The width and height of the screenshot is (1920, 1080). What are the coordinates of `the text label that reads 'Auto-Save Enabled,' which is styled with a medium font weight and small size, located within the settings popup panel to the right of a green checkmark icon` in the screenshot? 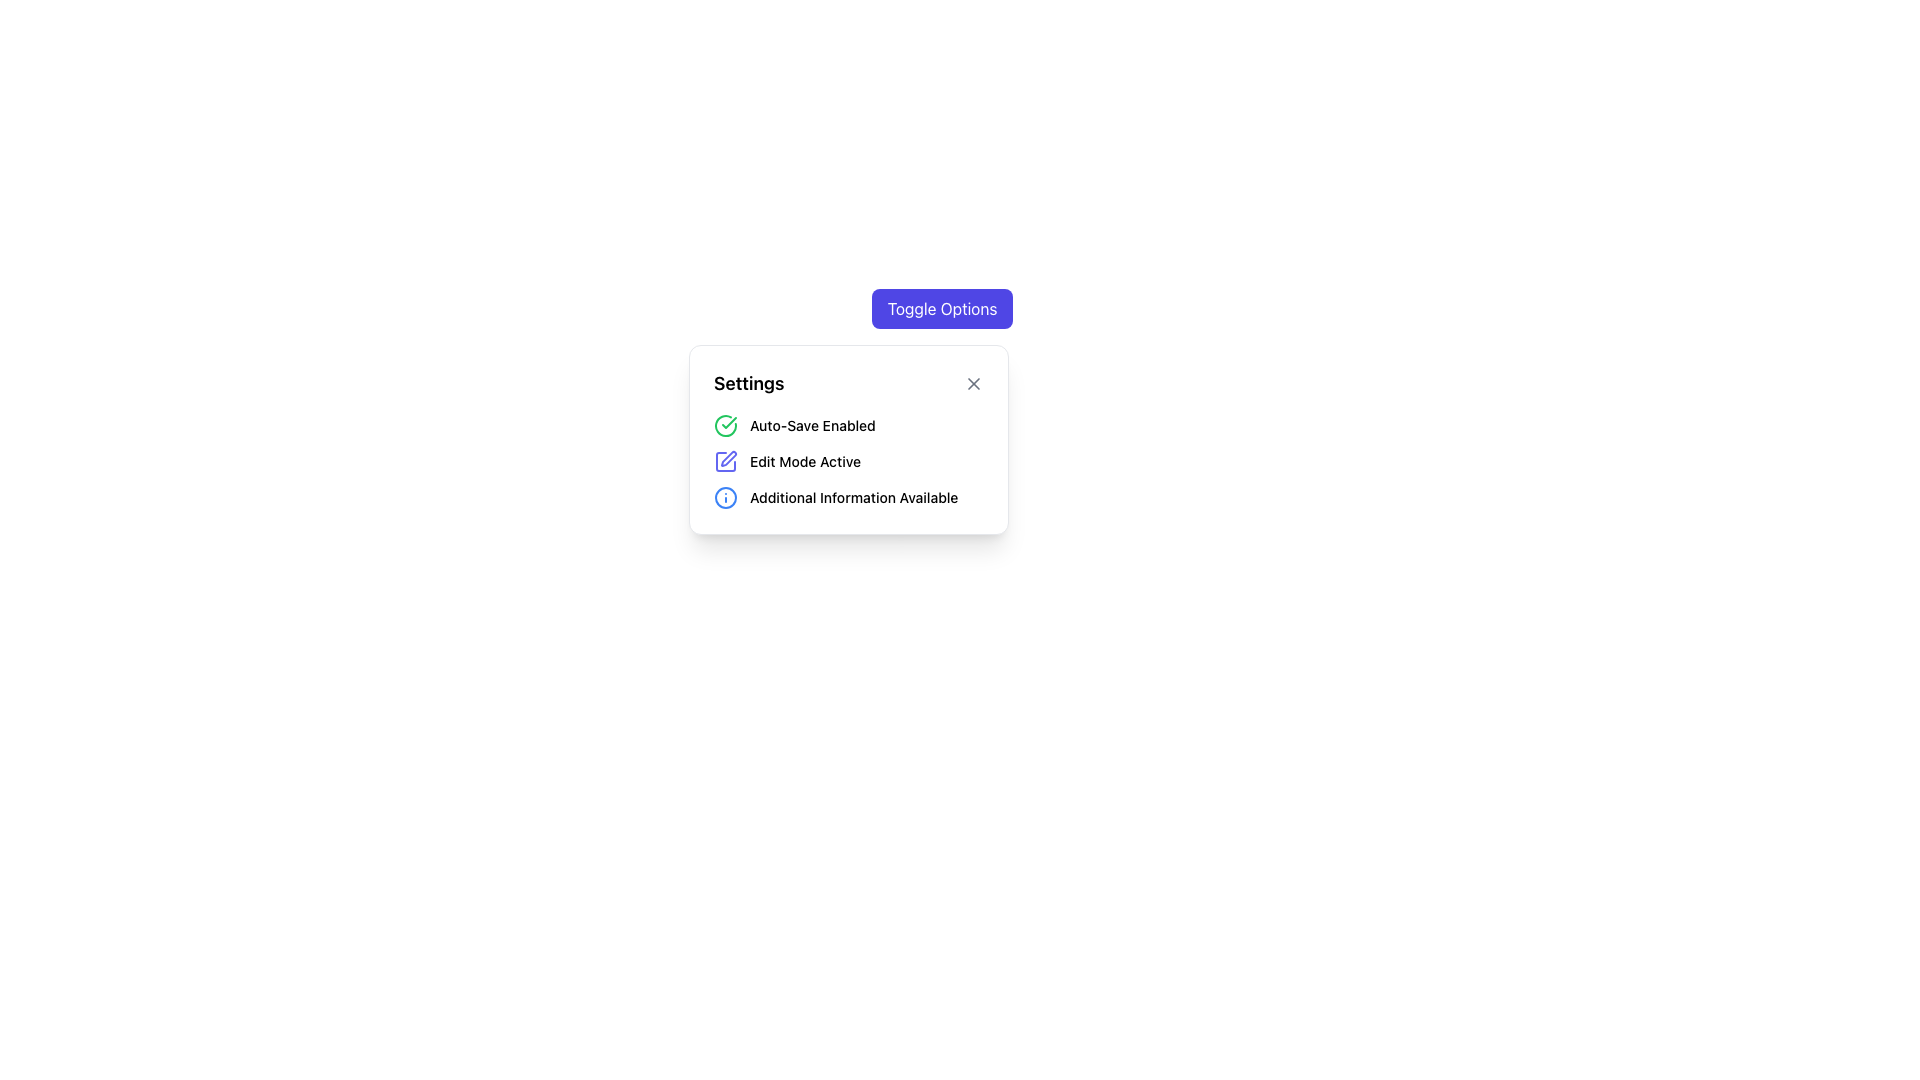 It's located at (812, 424).